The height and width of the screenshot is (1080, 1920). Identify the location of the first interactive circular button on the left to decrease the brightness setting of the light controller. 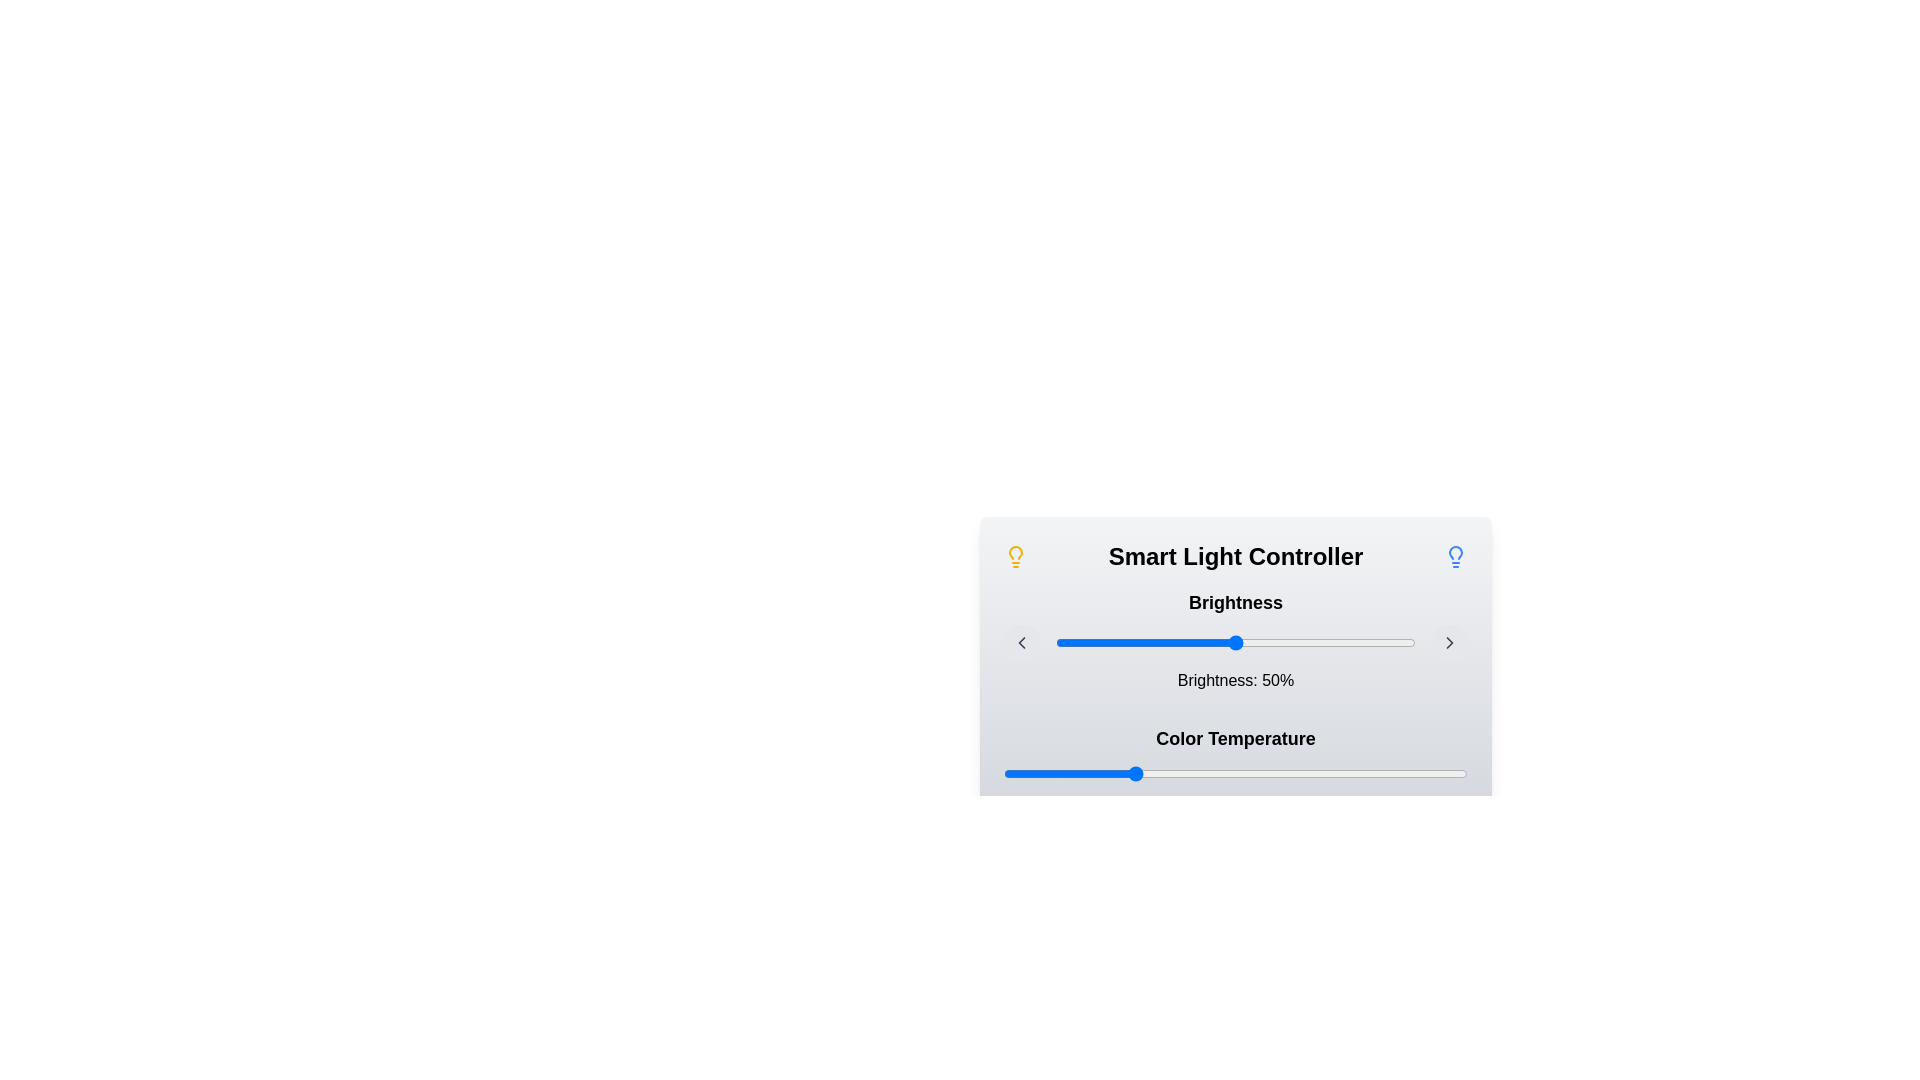
(1022, 643).